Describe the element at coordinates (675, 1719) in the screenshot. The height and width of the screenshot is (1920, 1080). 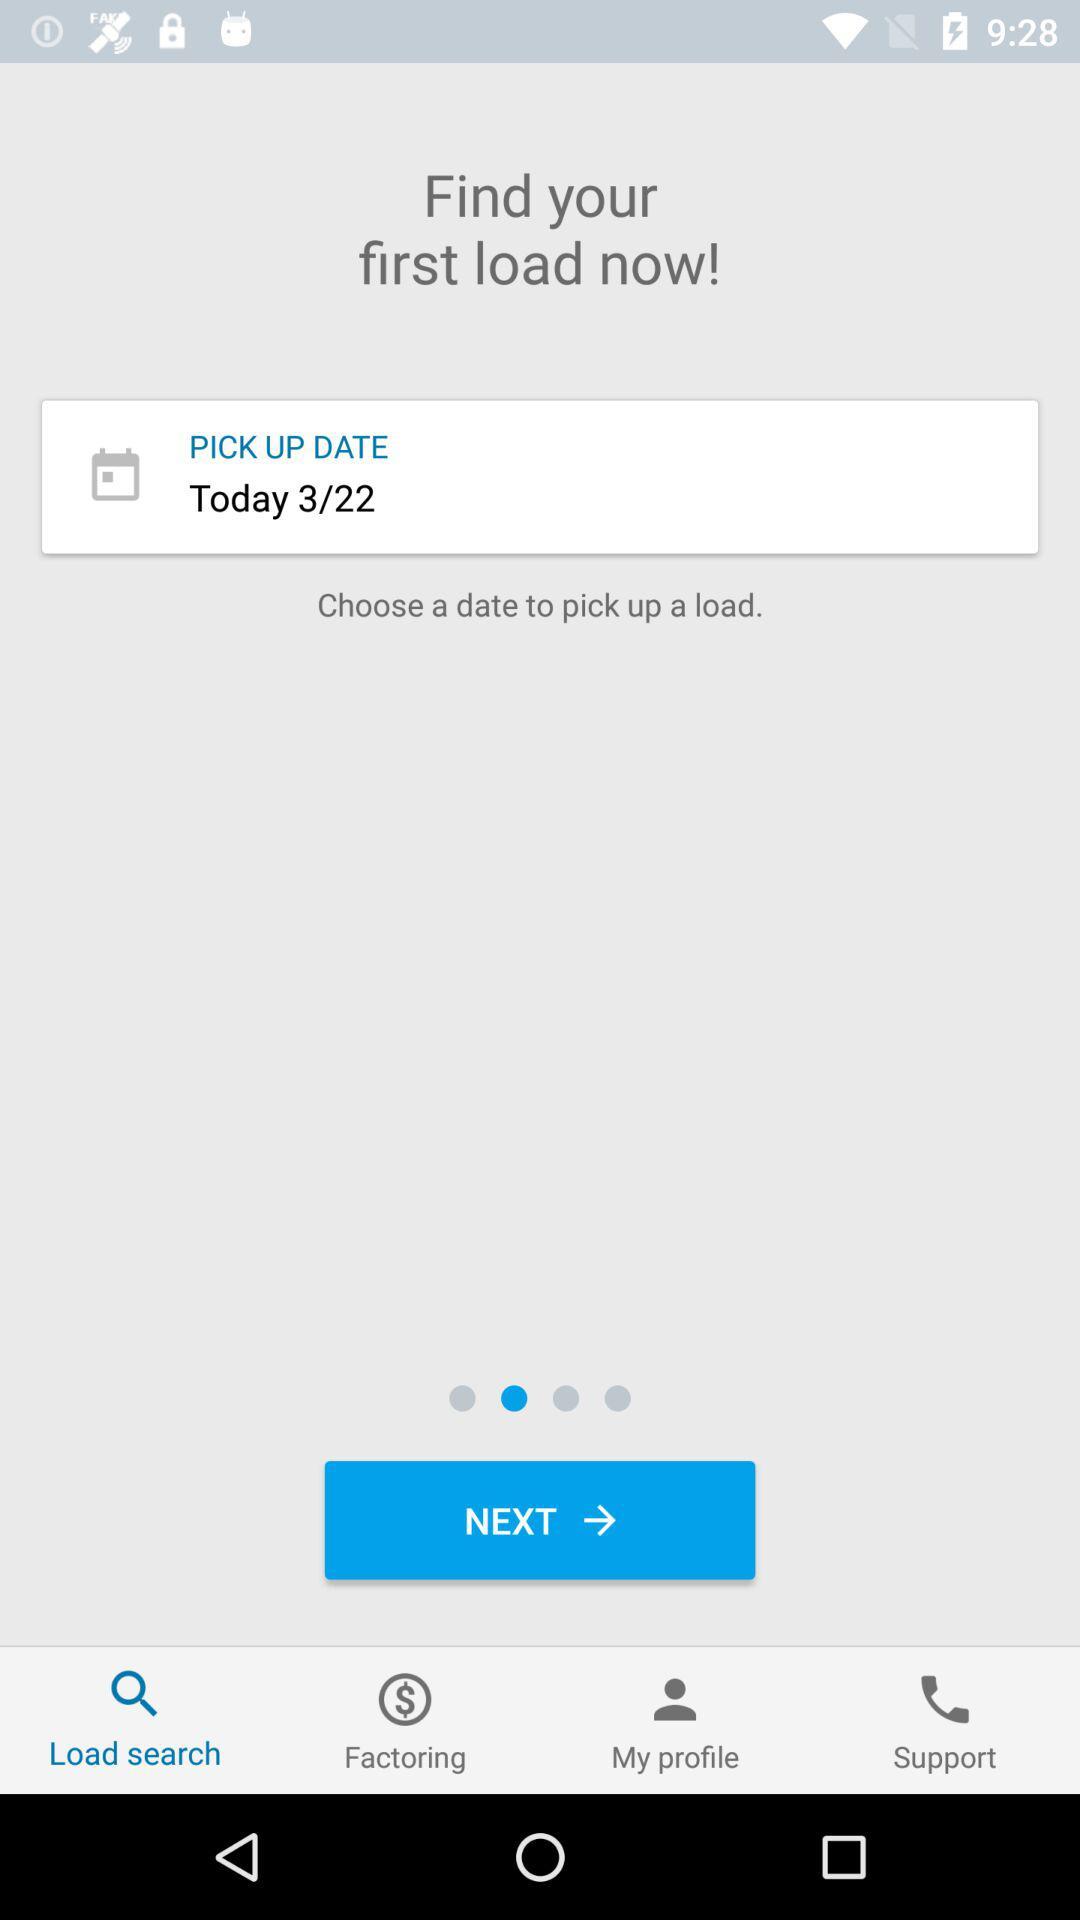
I see `icon next to support icon` at that location.